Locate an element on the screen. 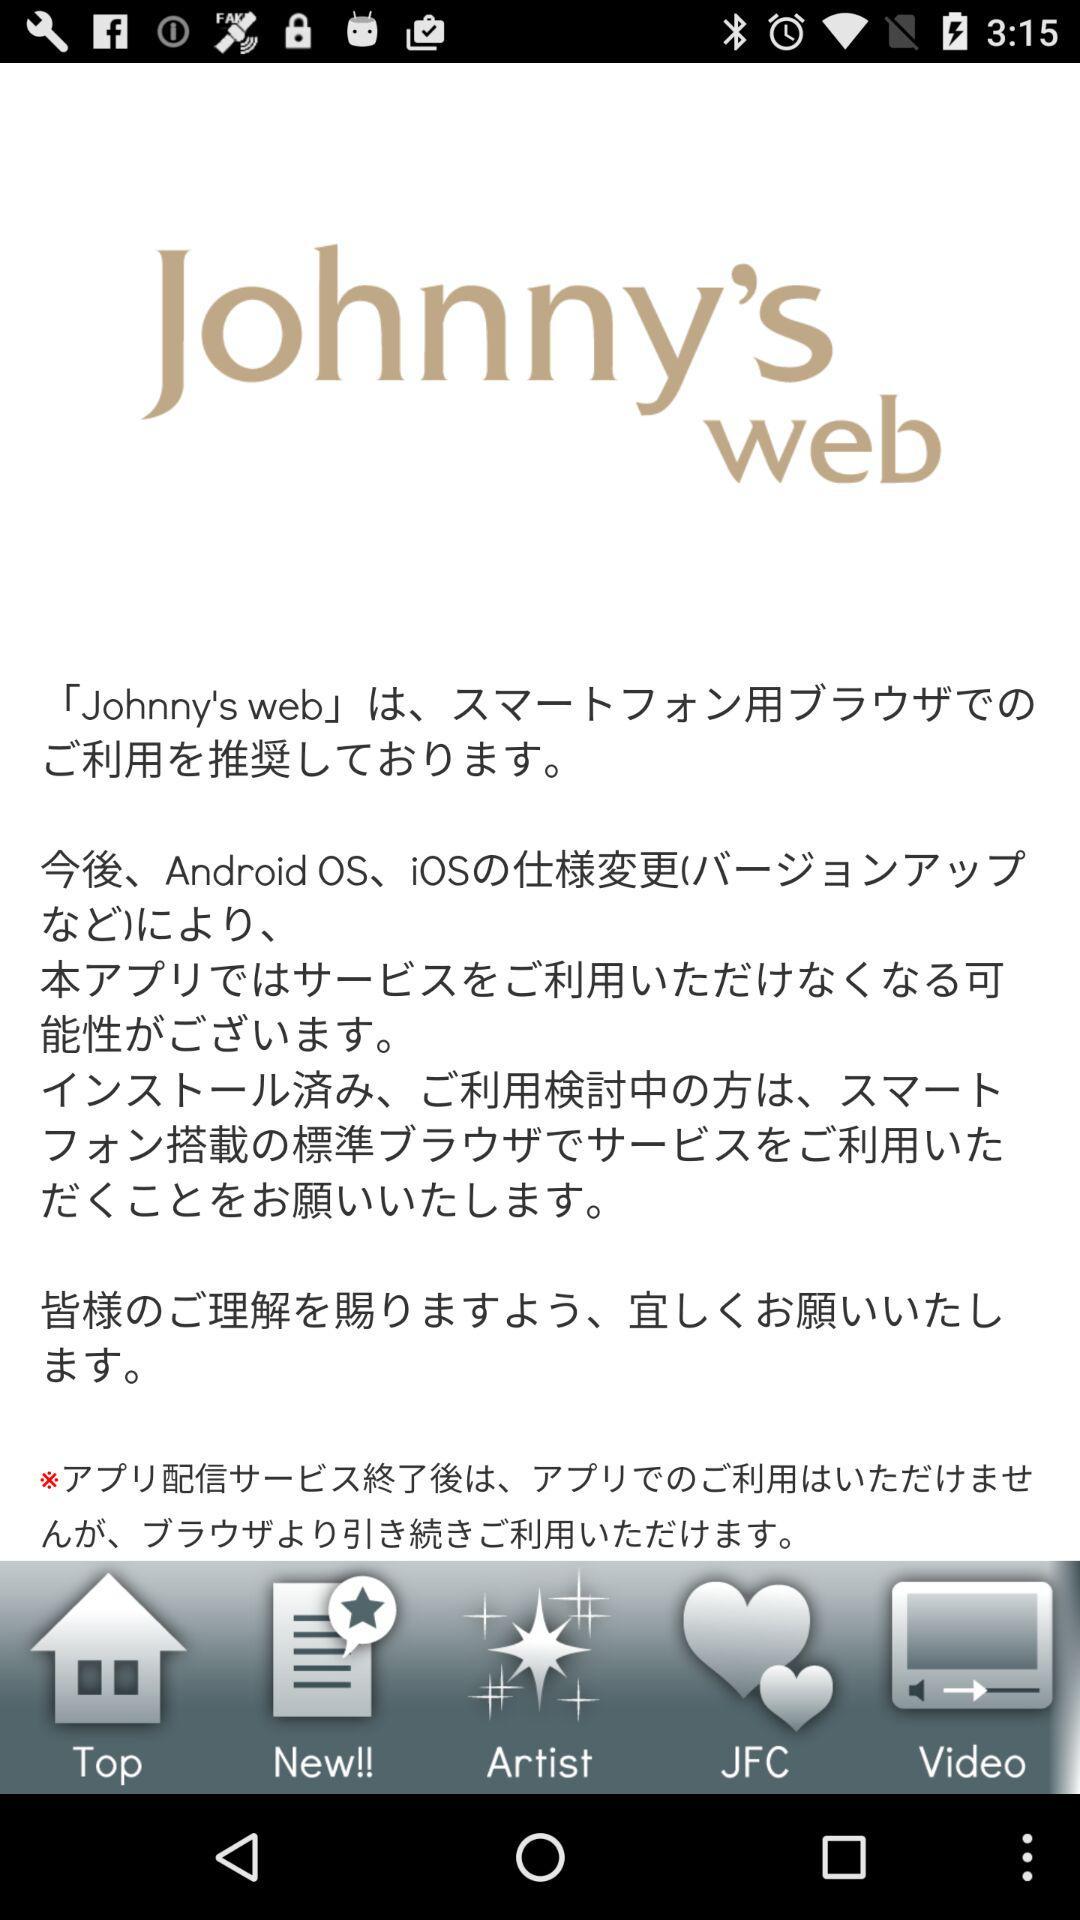  the chat icon is located at coordinates (323, 1795).